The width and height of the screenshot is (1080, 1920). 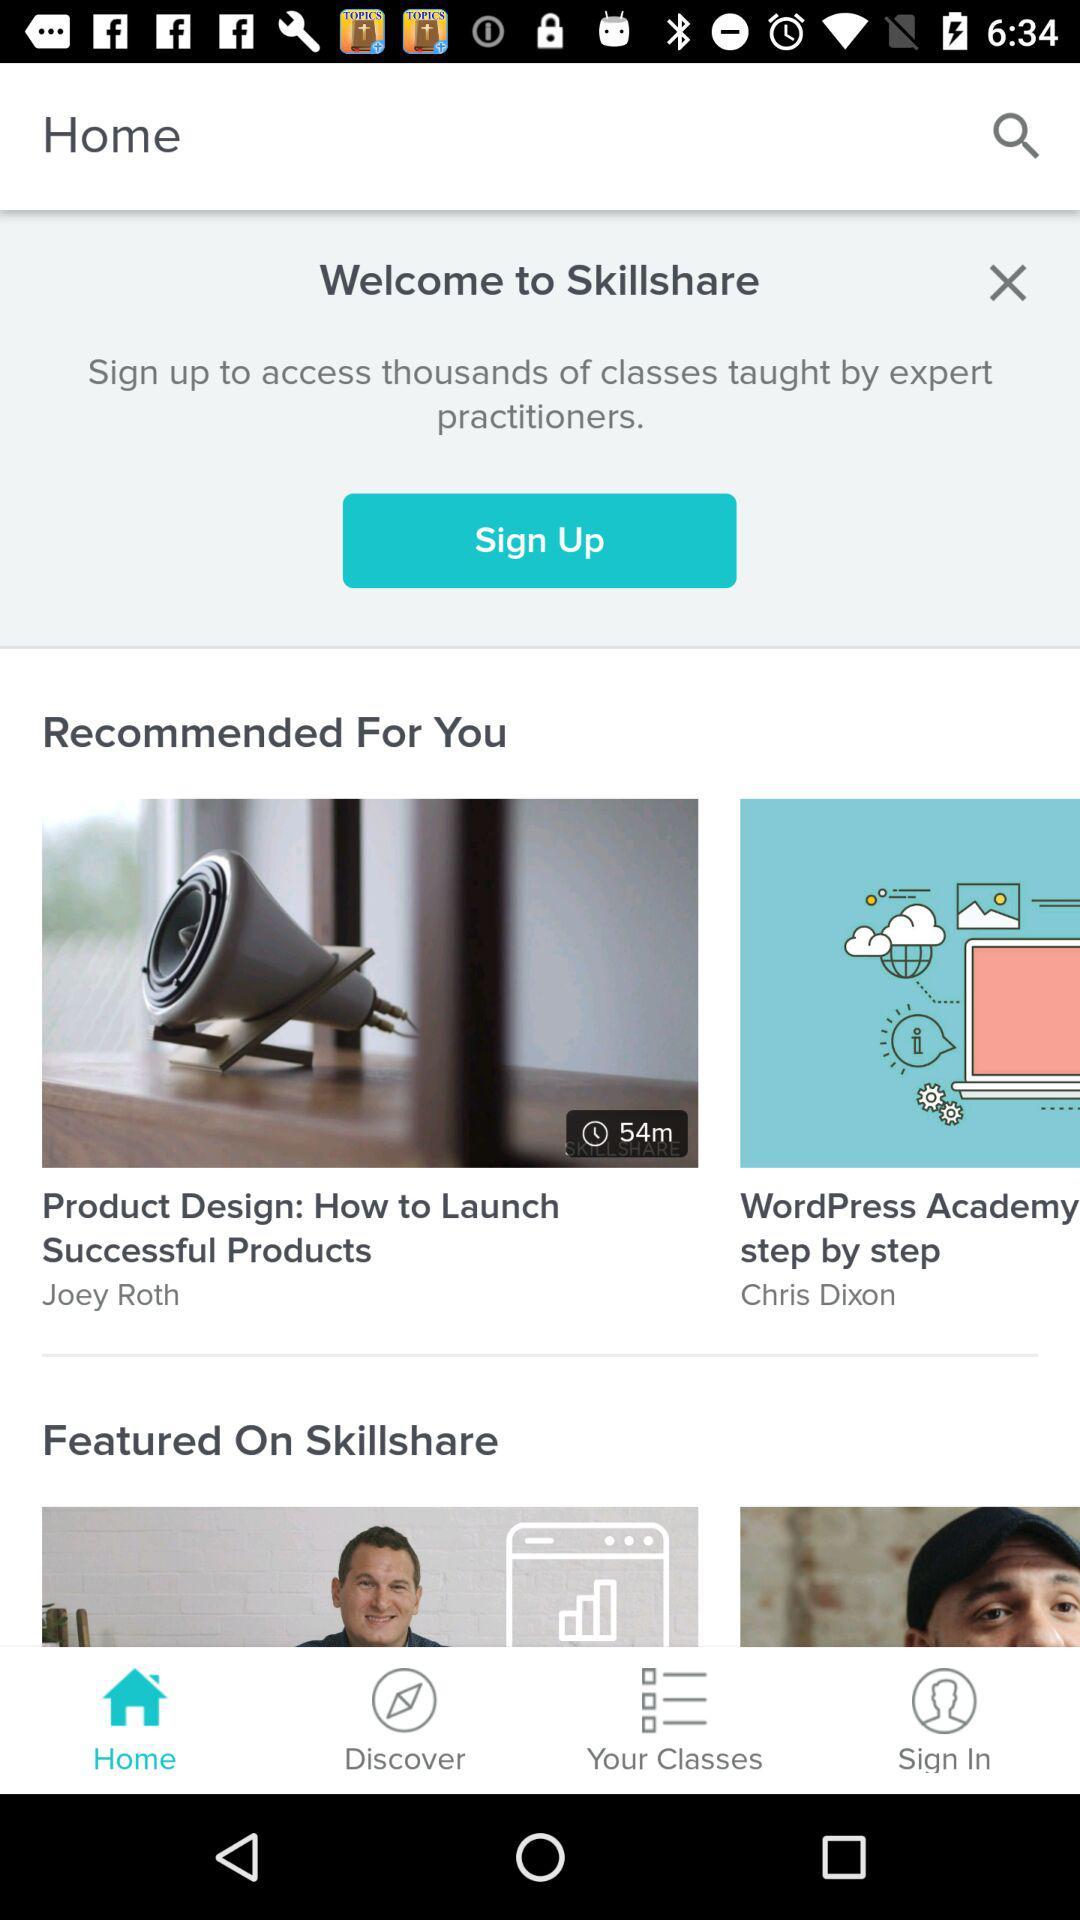 What do you see at coordinates (1007, 281) in the screenshot?
I see `the item above sign up to icon` at bounding box center [1007, 281].